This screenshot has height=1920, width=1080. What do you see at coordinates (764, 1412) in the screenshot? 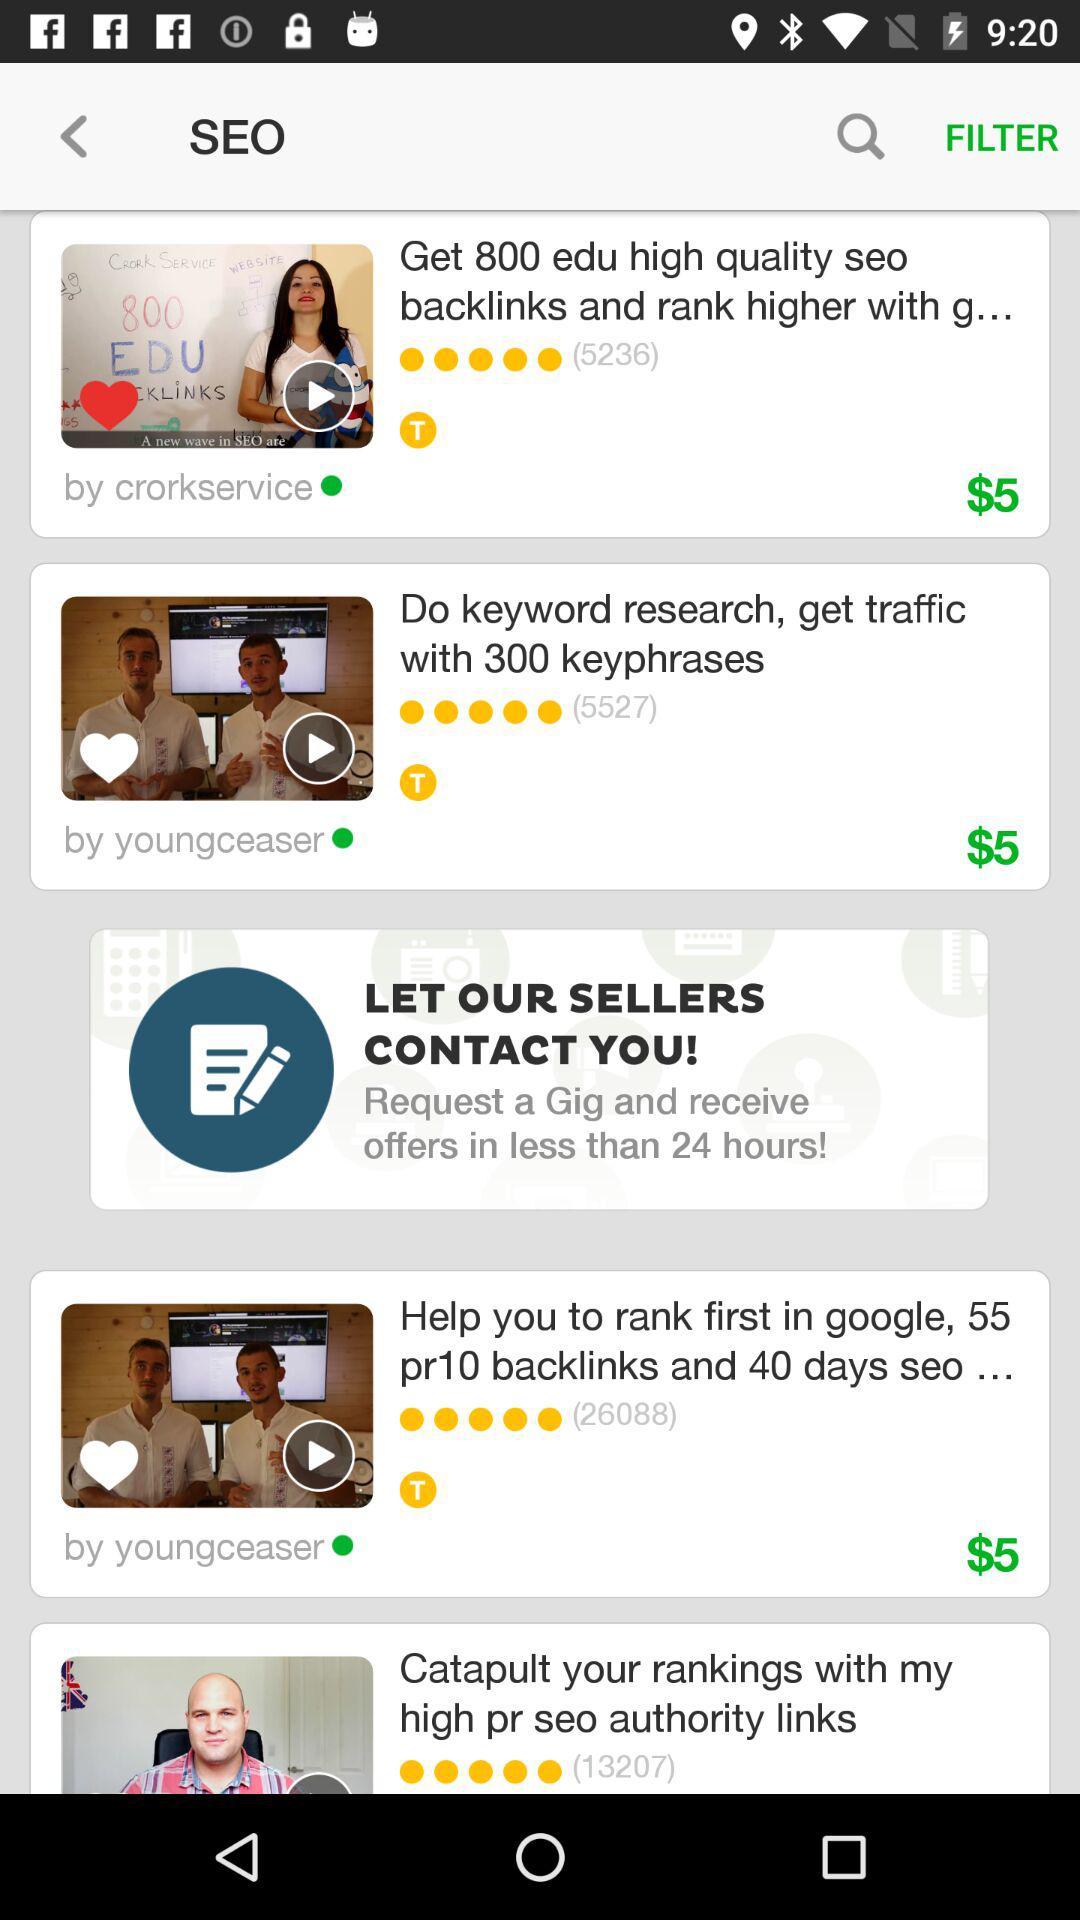
I see `icon above $5 item` at bounding box center [764, 1412].